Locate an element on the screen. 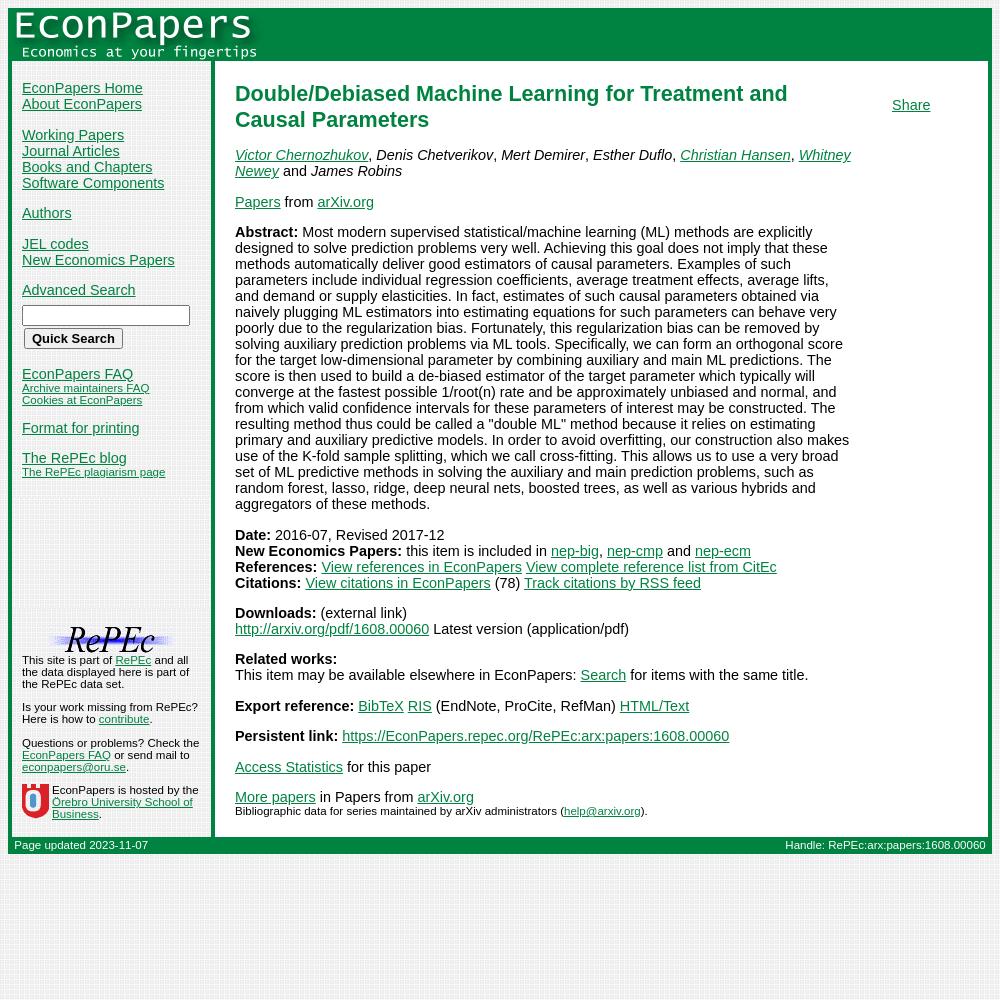 The width and height of the screenshot is (1000, 1000). 'for this paper' is located at coordinates (386, 766).